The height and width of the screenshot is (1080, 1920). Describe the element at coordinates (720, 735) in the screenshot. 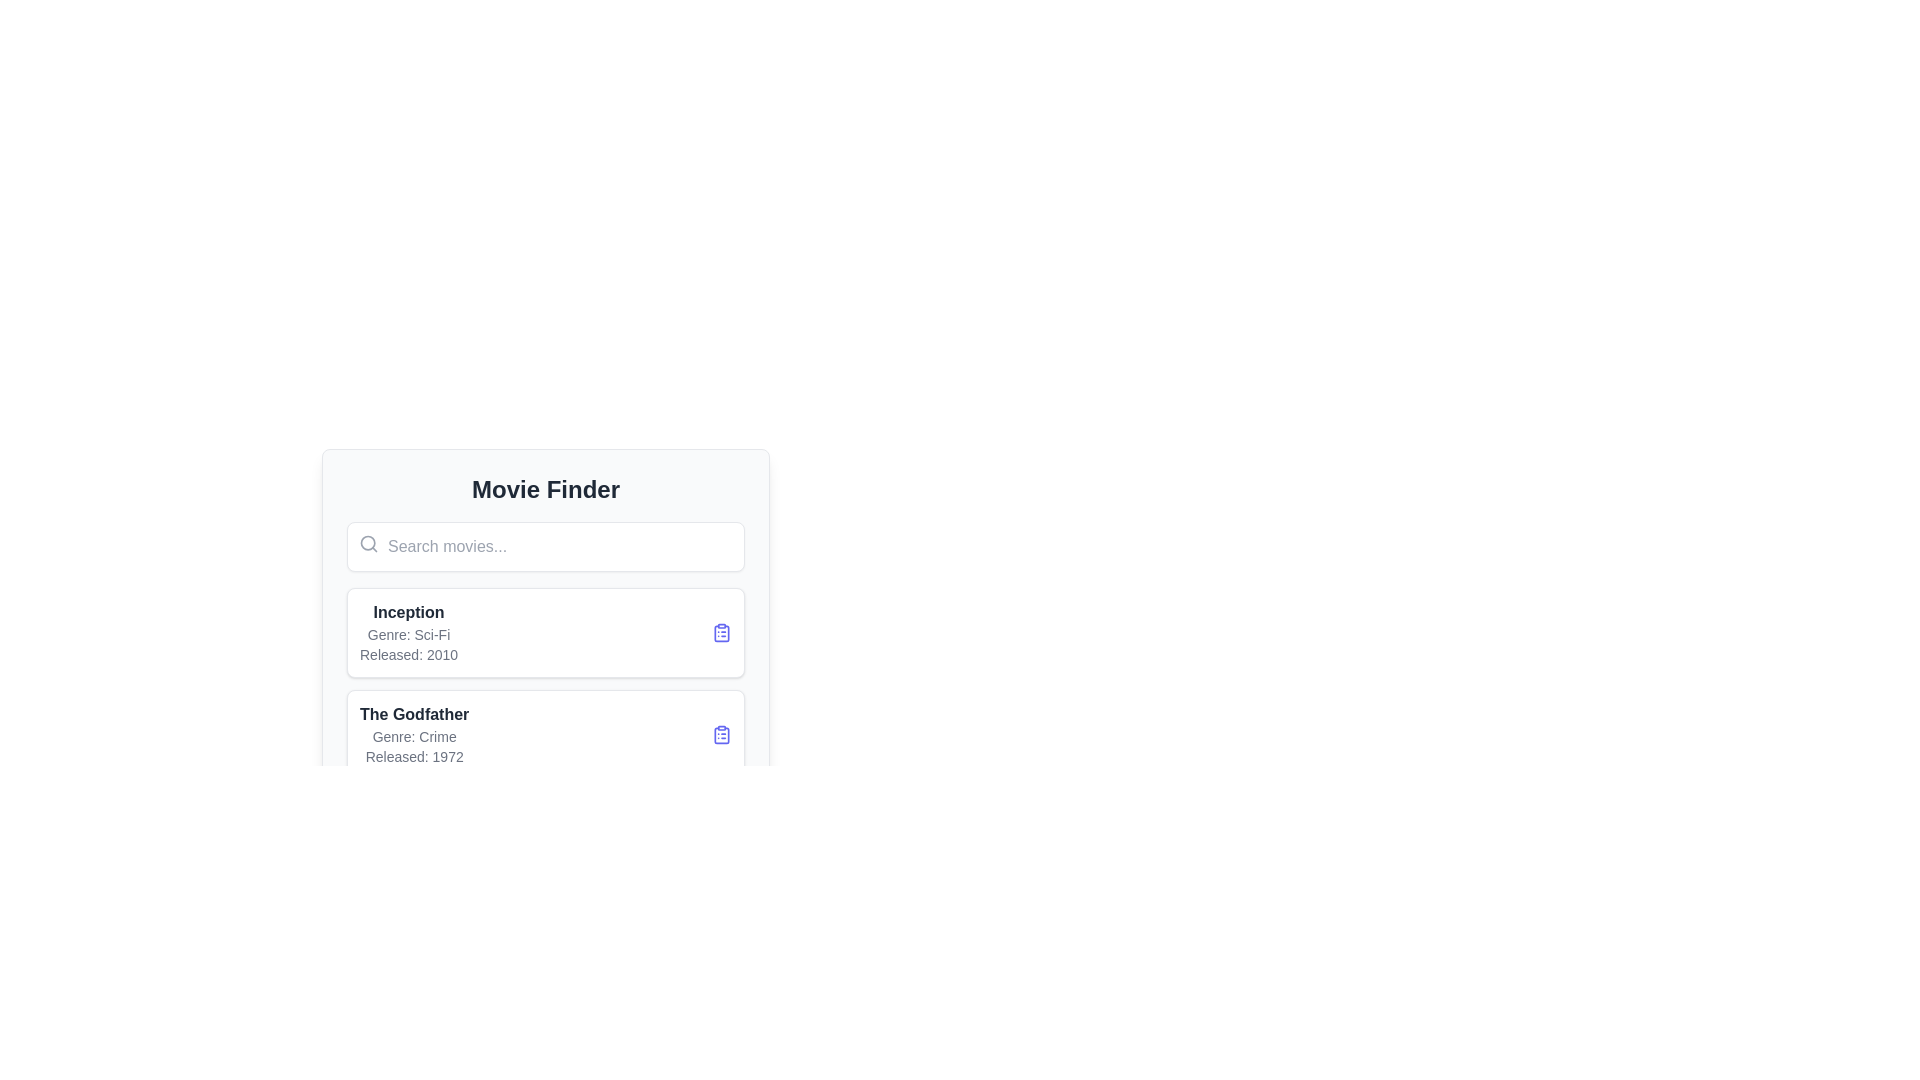

I see `the small indigo clipboard icon located at the bottom-right corner of the card titled 'The Godfather', which is below the 'Inception' card` at that location.